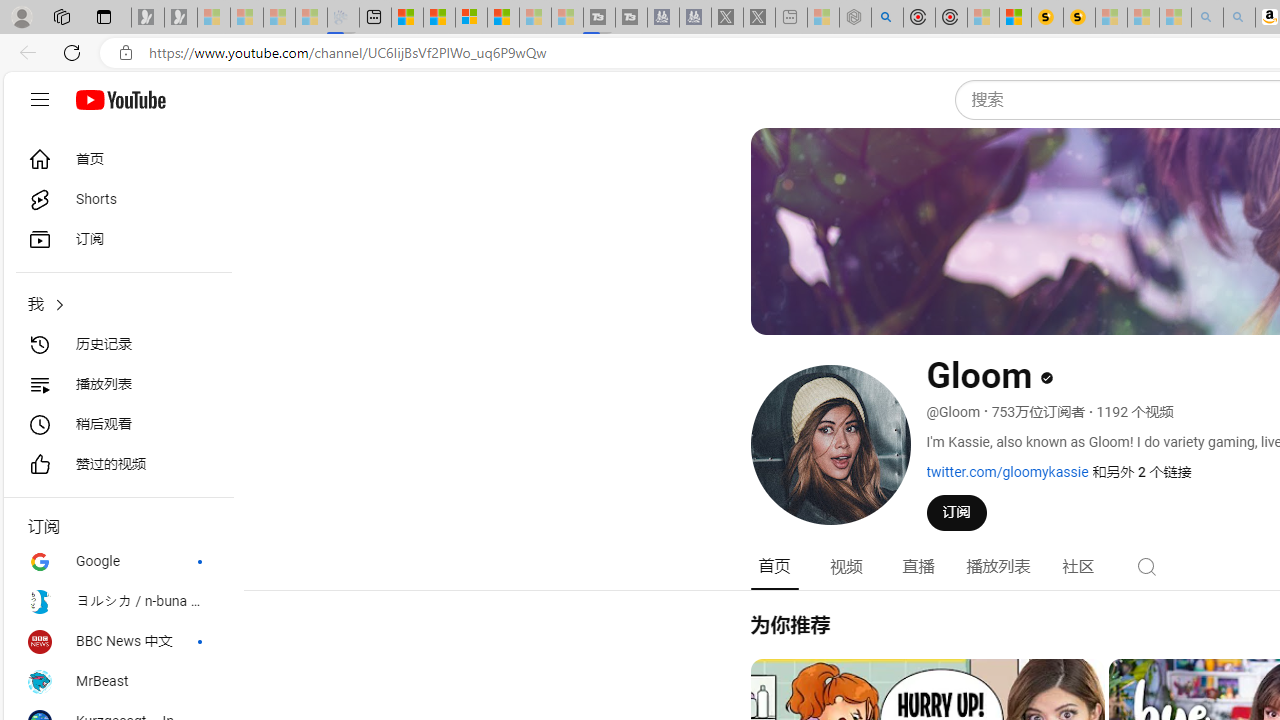  What do you see at coordinates (1238, 17) in the screenshot?
I see `'Amazon Echo Dot PNG - Search Images - Sleeping'` at bounding box center [1238, 17].